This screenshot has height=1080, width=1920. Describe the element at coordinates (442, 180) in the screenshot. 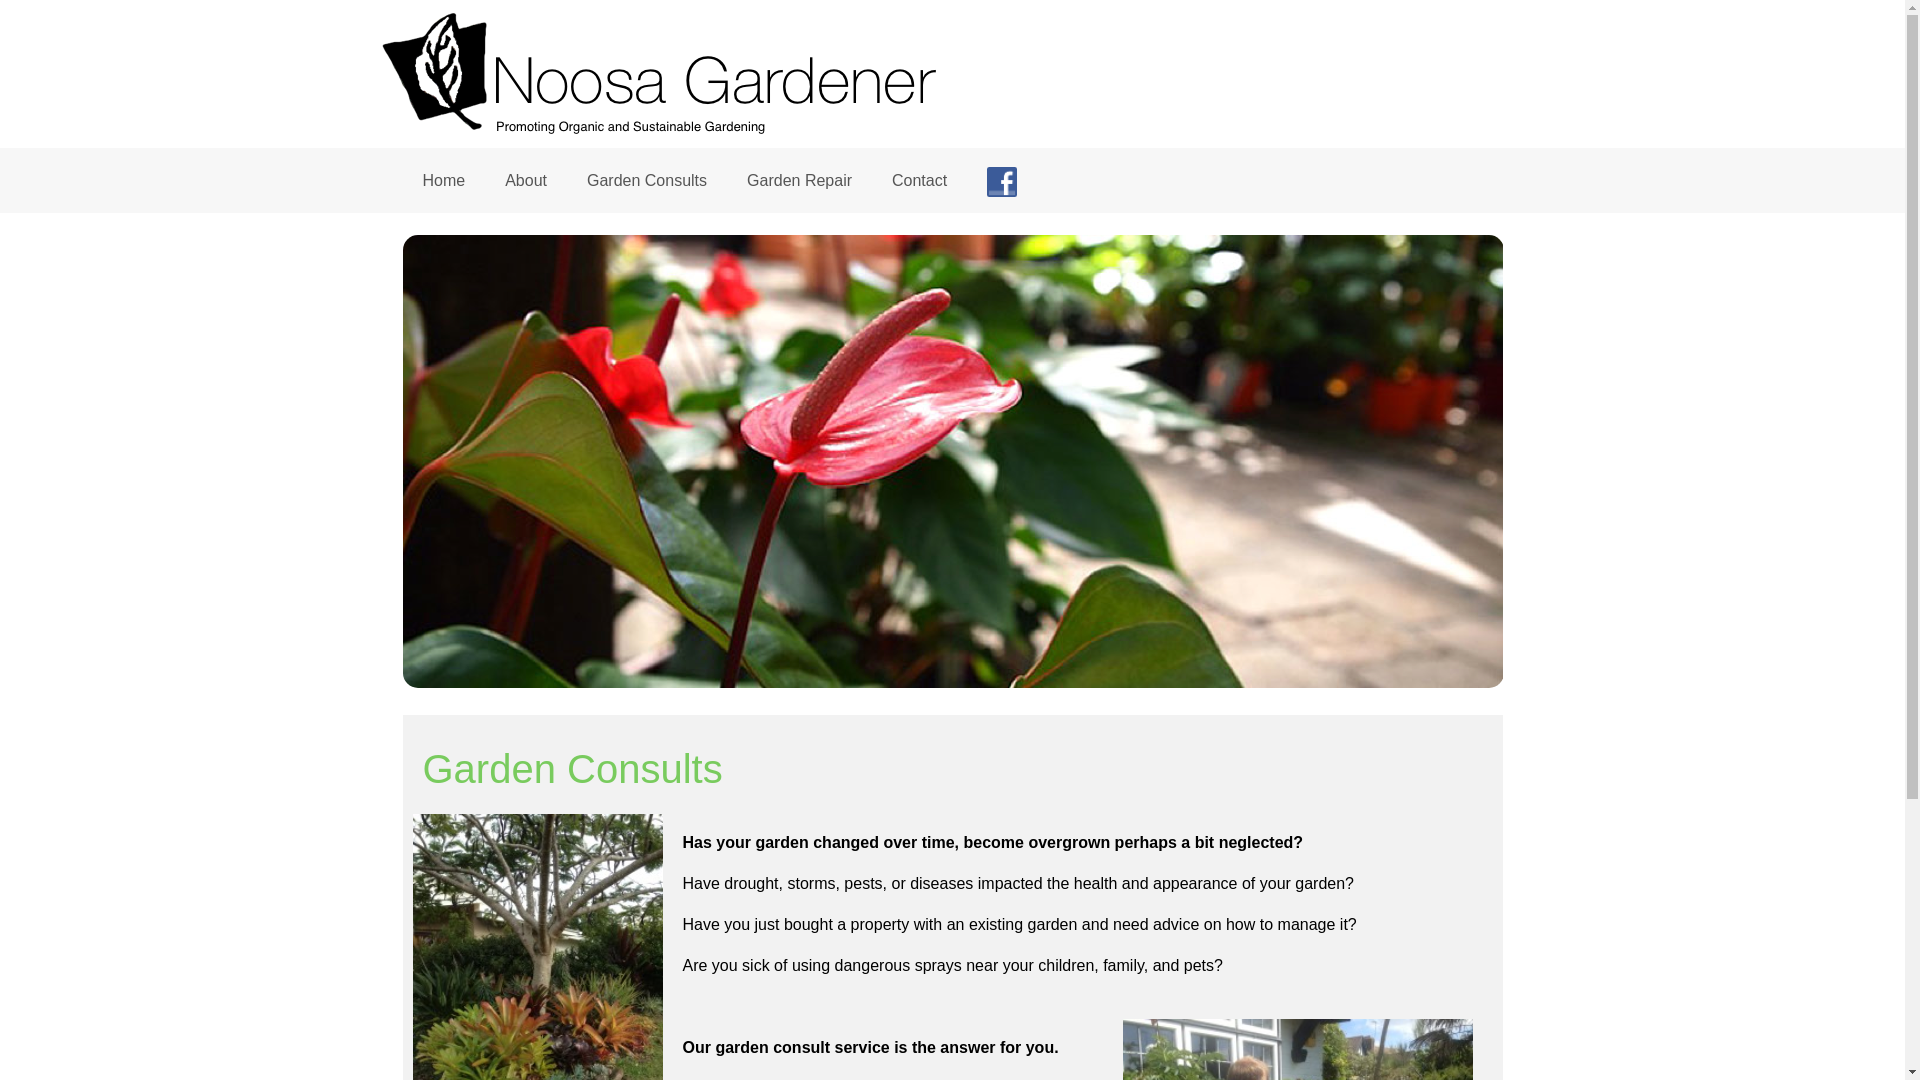

I see `'Home'` at that location.